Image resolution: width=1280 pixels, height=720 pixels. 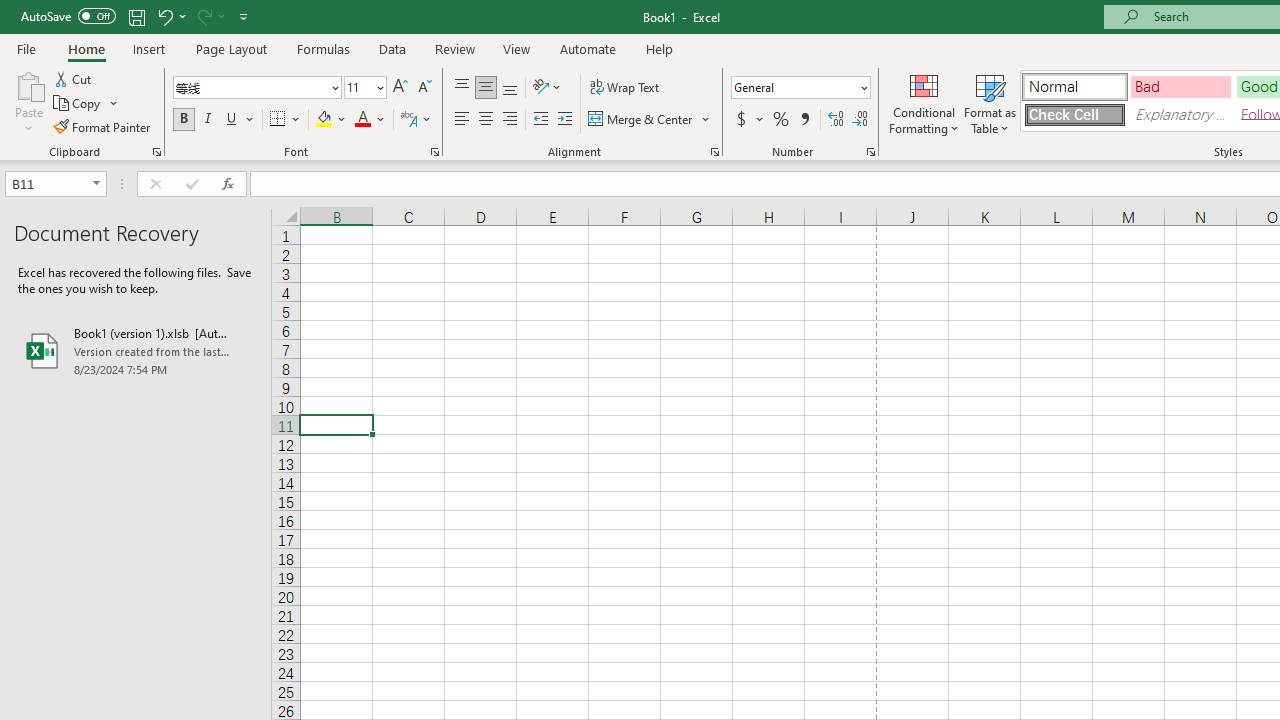 What do you see at coordinates (434, 150) in the screenshot?
I see `'Format Cell Font'` at bounding box center [434, 150].